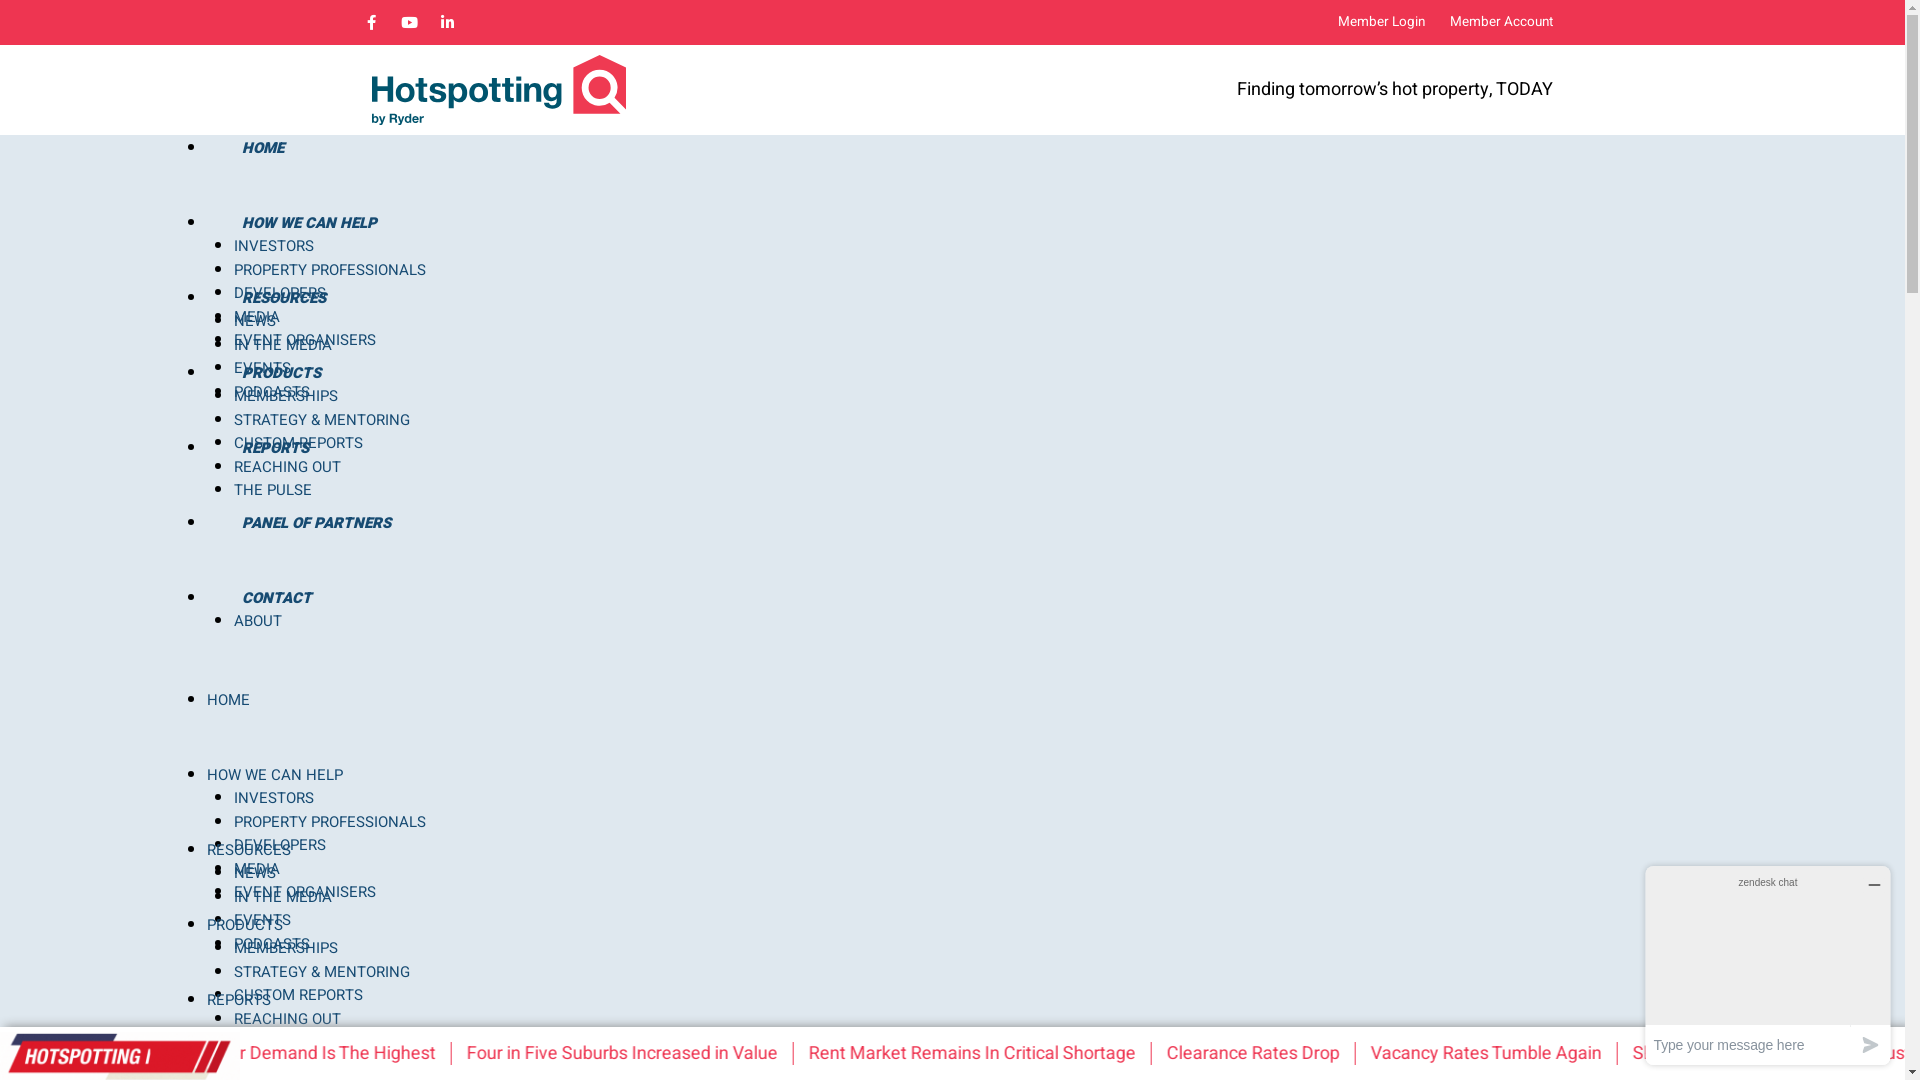 The height and width of the screenshot is (1080, 1920). What do you see at coordinates (273, 446) in the screenshot?
I see `'REPORTS'` at bounding box center [273, 446].